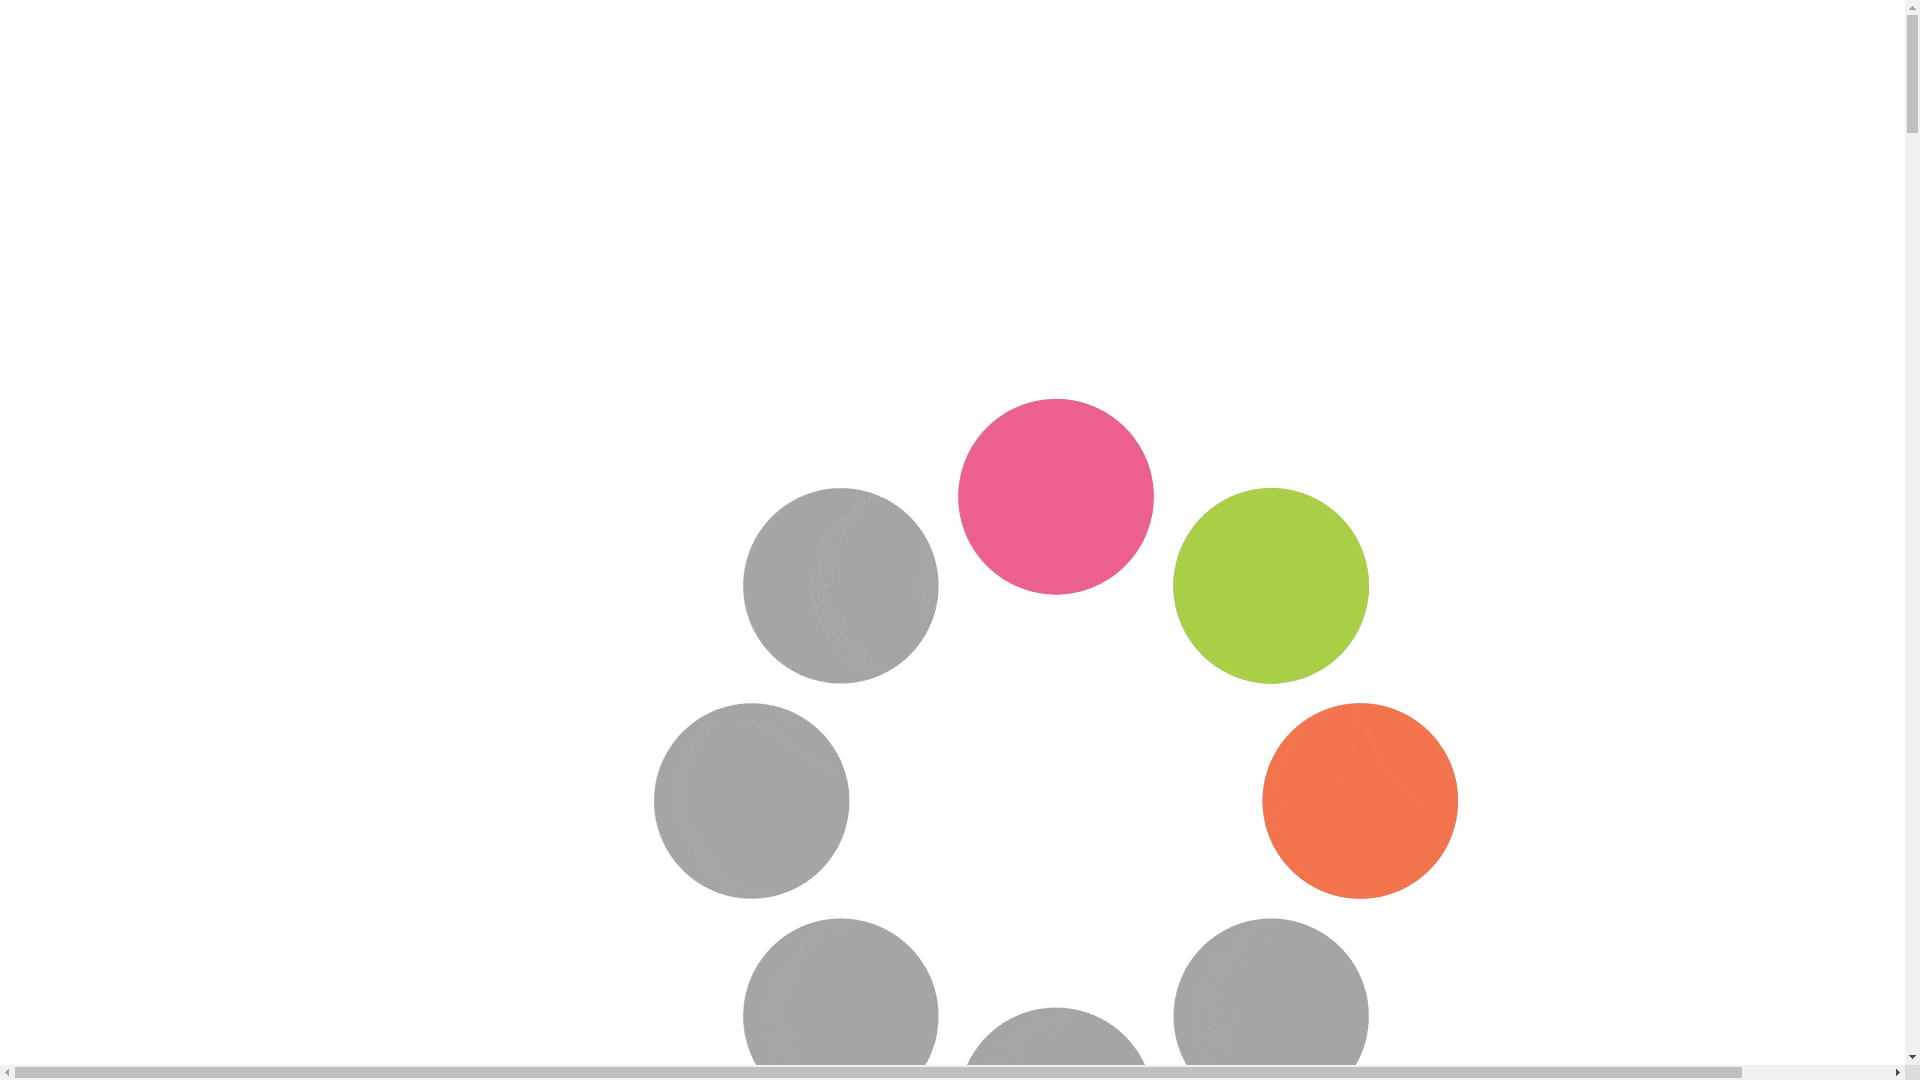 This screenshot has width=1920, height=1080. What do you see at coordinates (7, 7) in the screenshot?
I see `'Skip to content'` at bounding box center [7, 7].